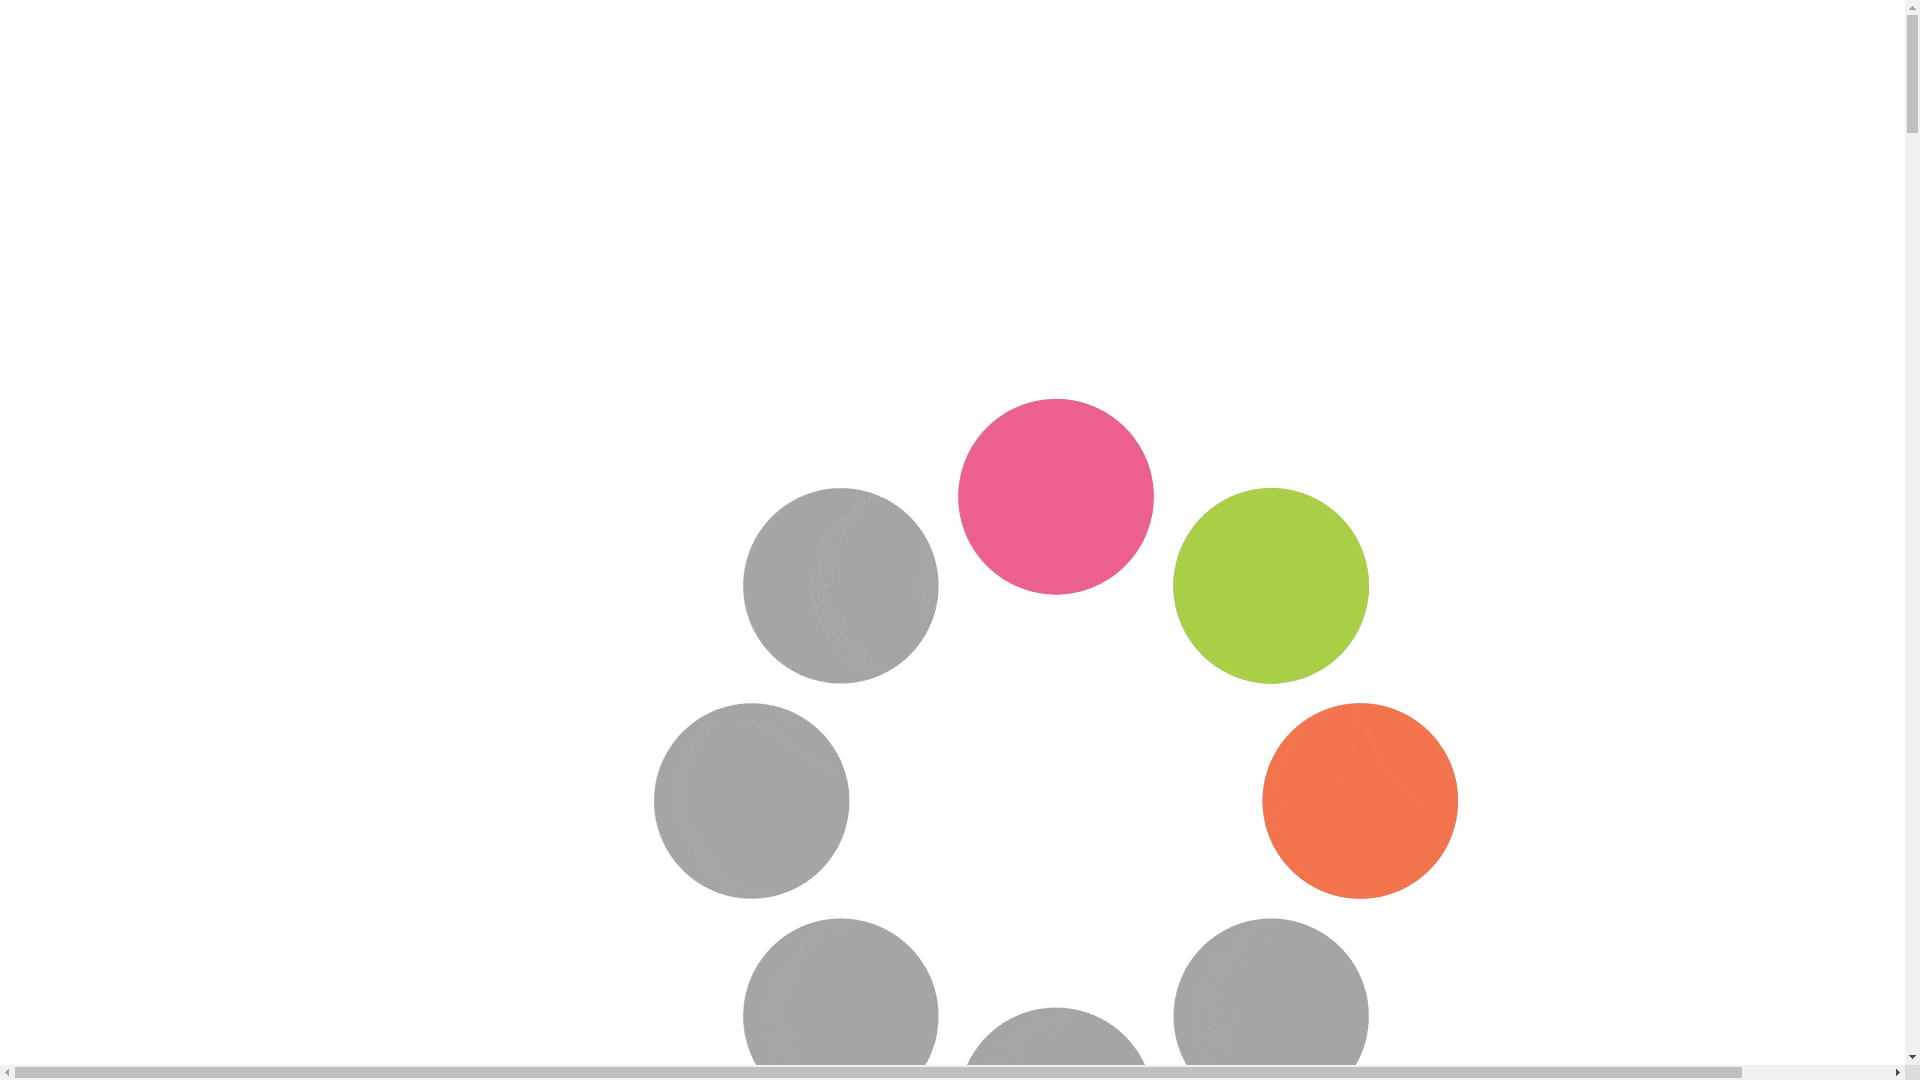 This screenshot has width=1920, height=1080. What do you see at coordinates (7, 7) in the screenshot?
I see `'Skip to content'` at bounding box center [7, 7].